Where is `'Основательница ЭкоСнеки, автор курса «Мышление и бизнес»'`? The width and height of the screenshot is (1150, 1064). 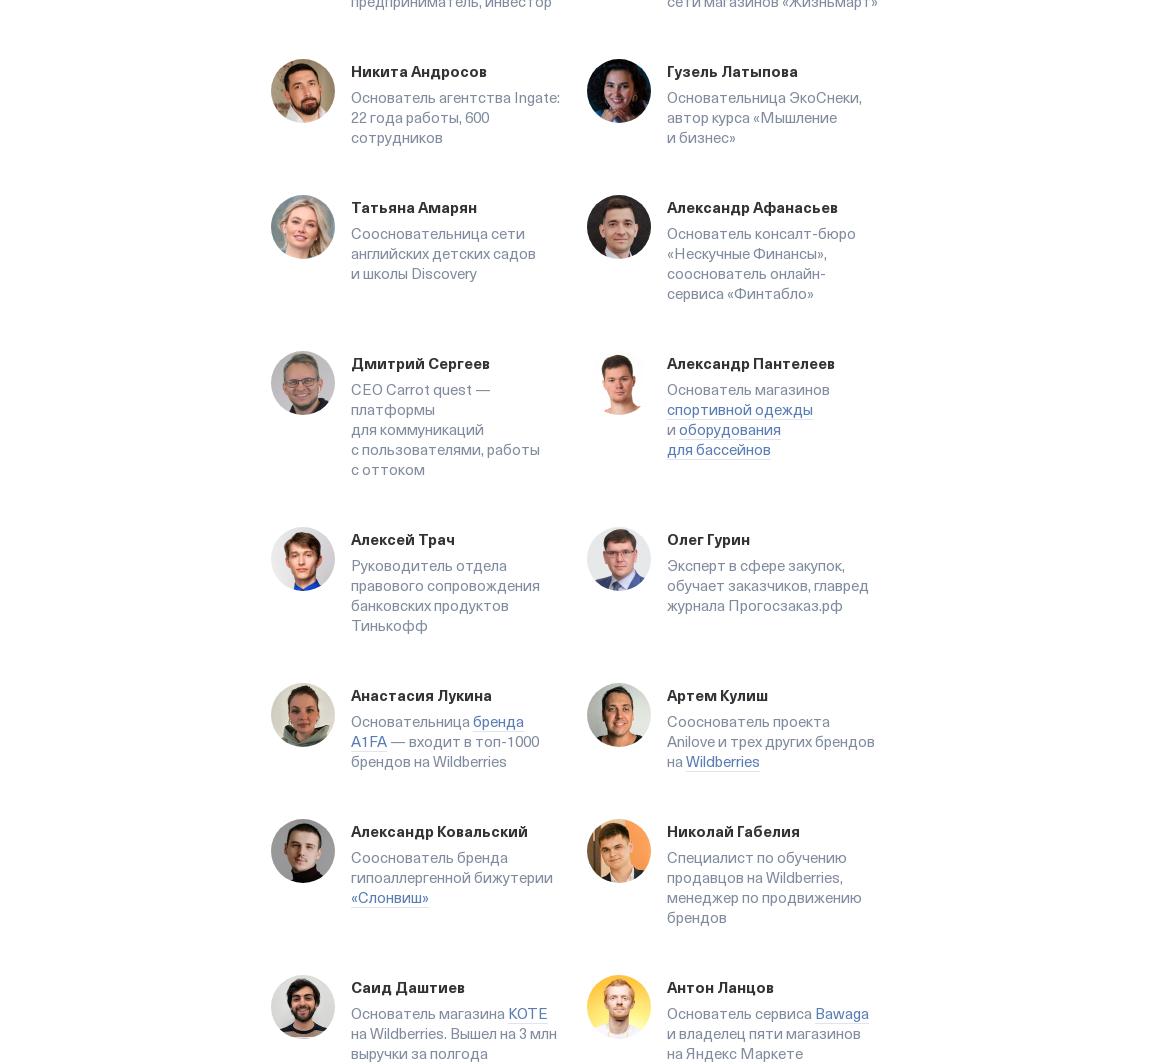 'Основательница ЭкоСнеки, автор курса «Мышление и бизнес»' is located at coordinates (763, 117).